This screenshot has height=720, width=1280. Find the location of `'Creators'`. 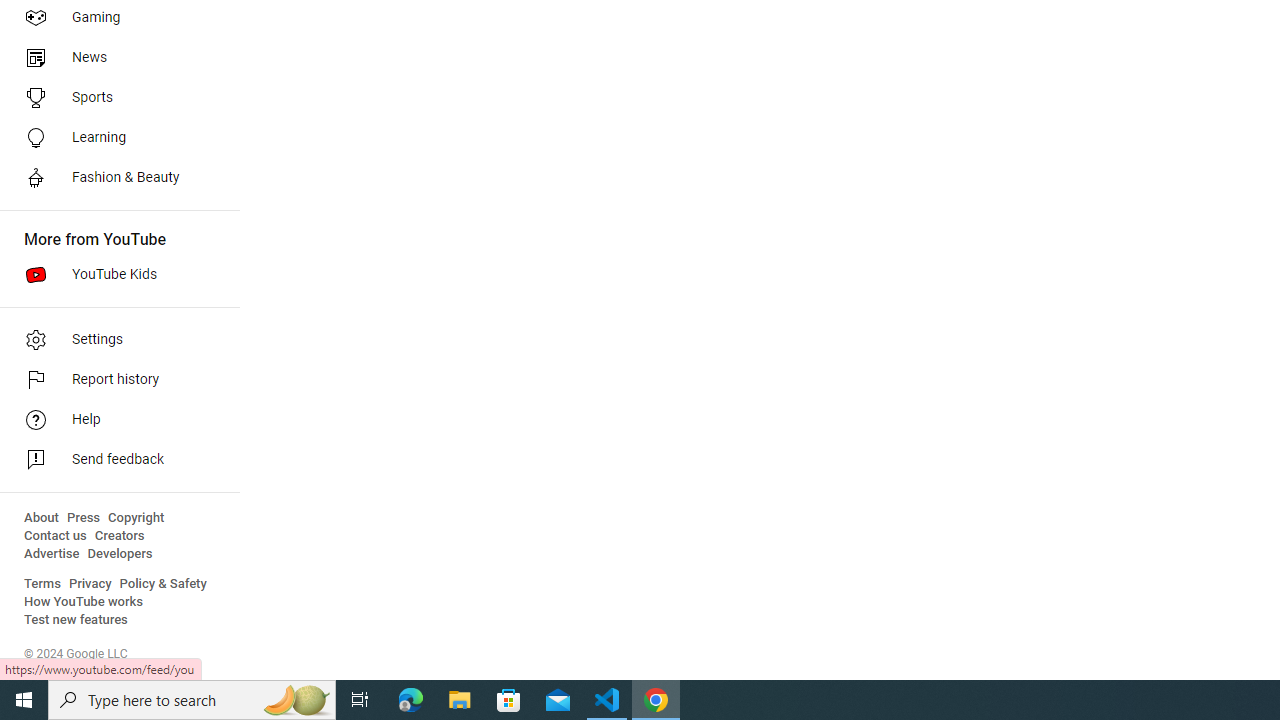

'Creators' is located at coordinates (118, 535).